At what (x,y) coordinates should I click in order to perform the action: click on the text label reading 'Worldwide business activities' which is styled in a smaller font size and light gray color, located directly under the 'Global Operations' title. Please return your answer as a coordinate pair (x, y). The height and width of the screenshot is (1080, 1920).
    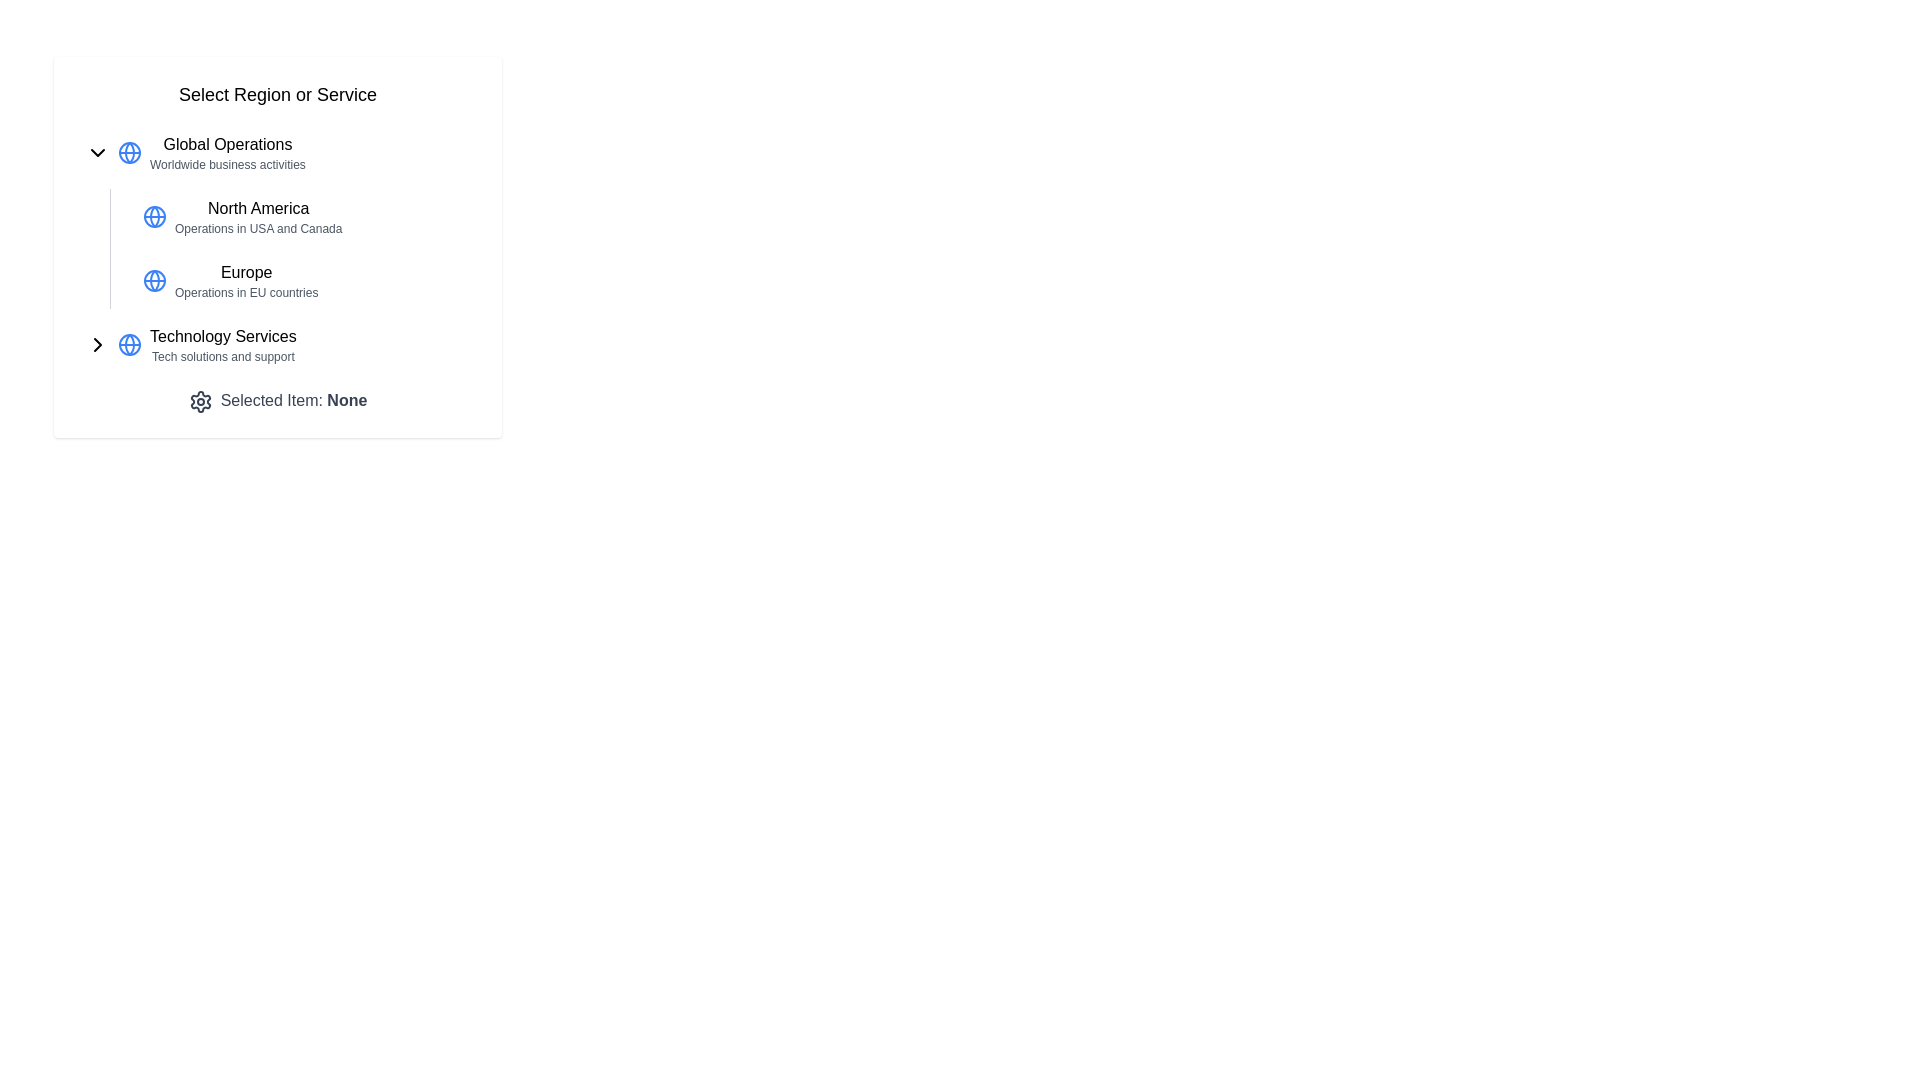
    Looking at the image, I should click on (227, 164).